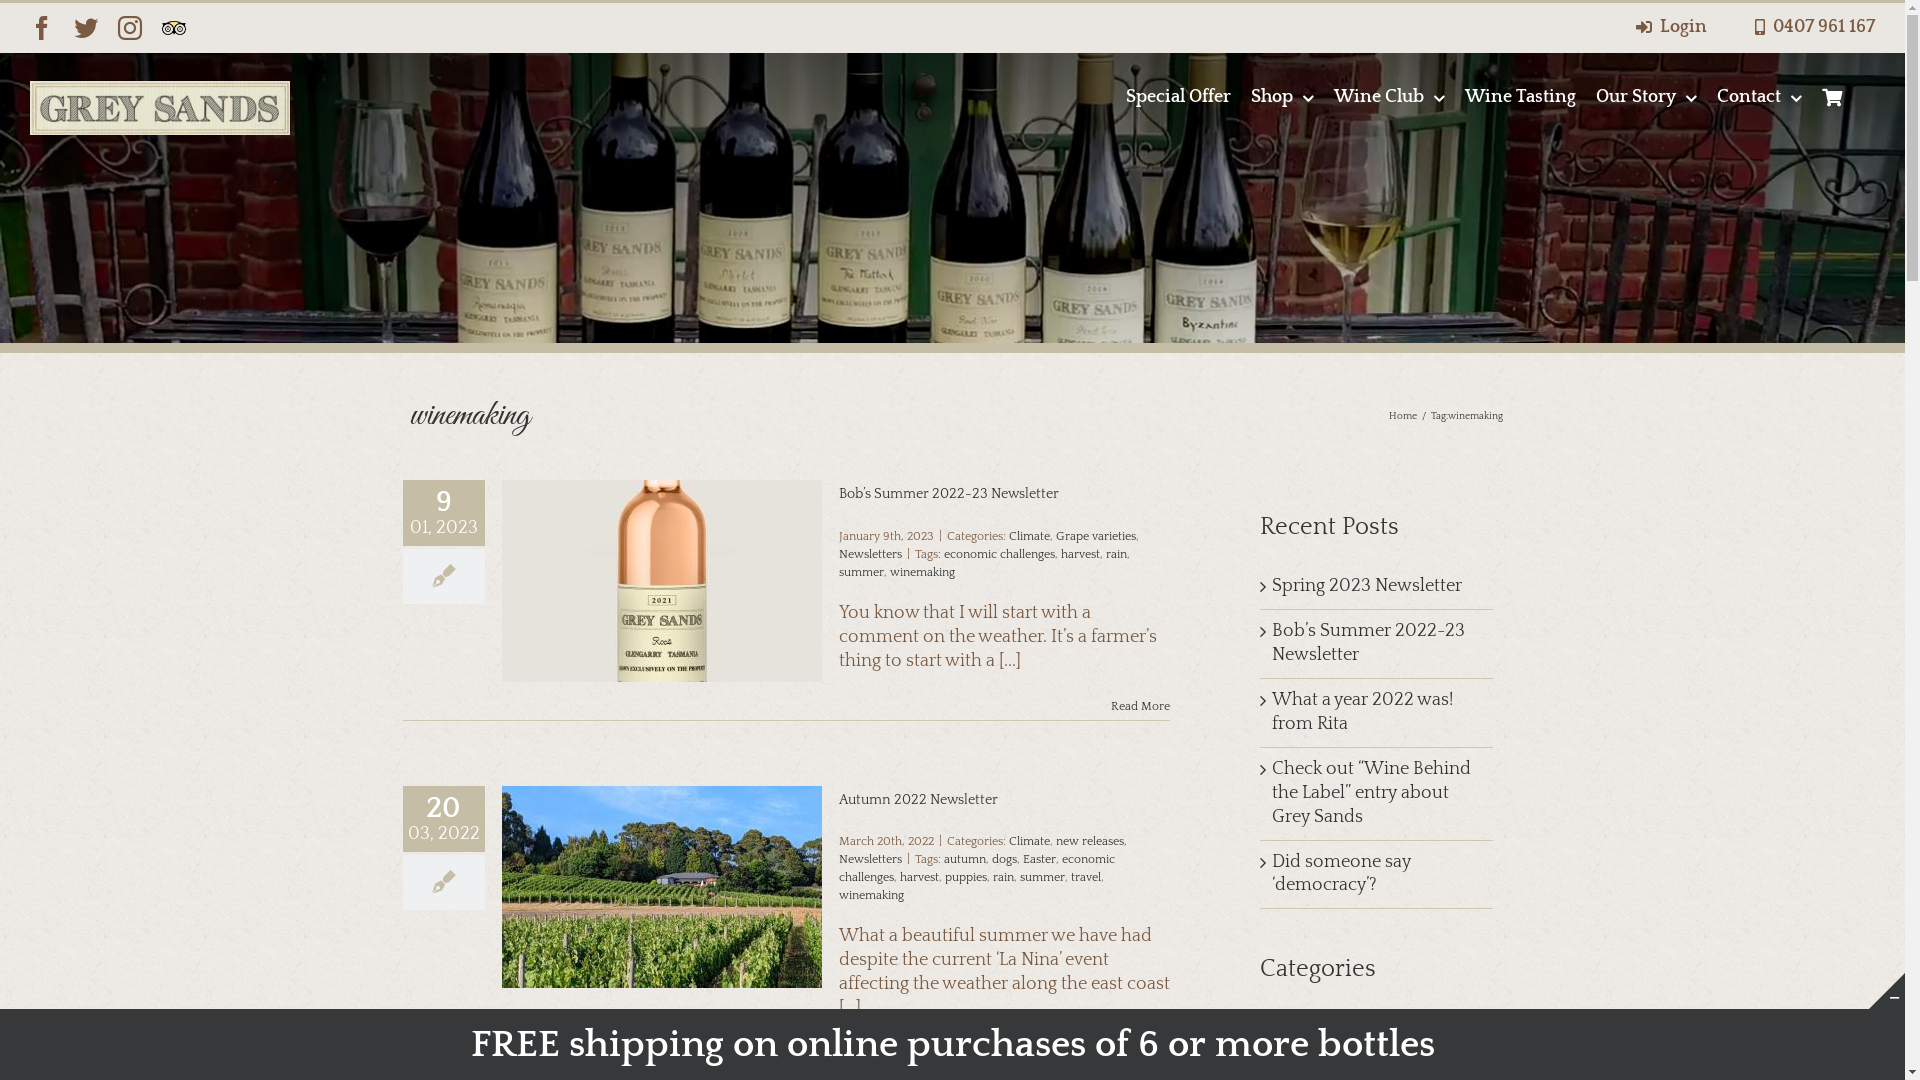 The height and width of the screenshot is (1080, 1920). What do you see at coordinates (870, 894) in the screenshot?
I see `'winemaking'` at bounding box center [870, 894].